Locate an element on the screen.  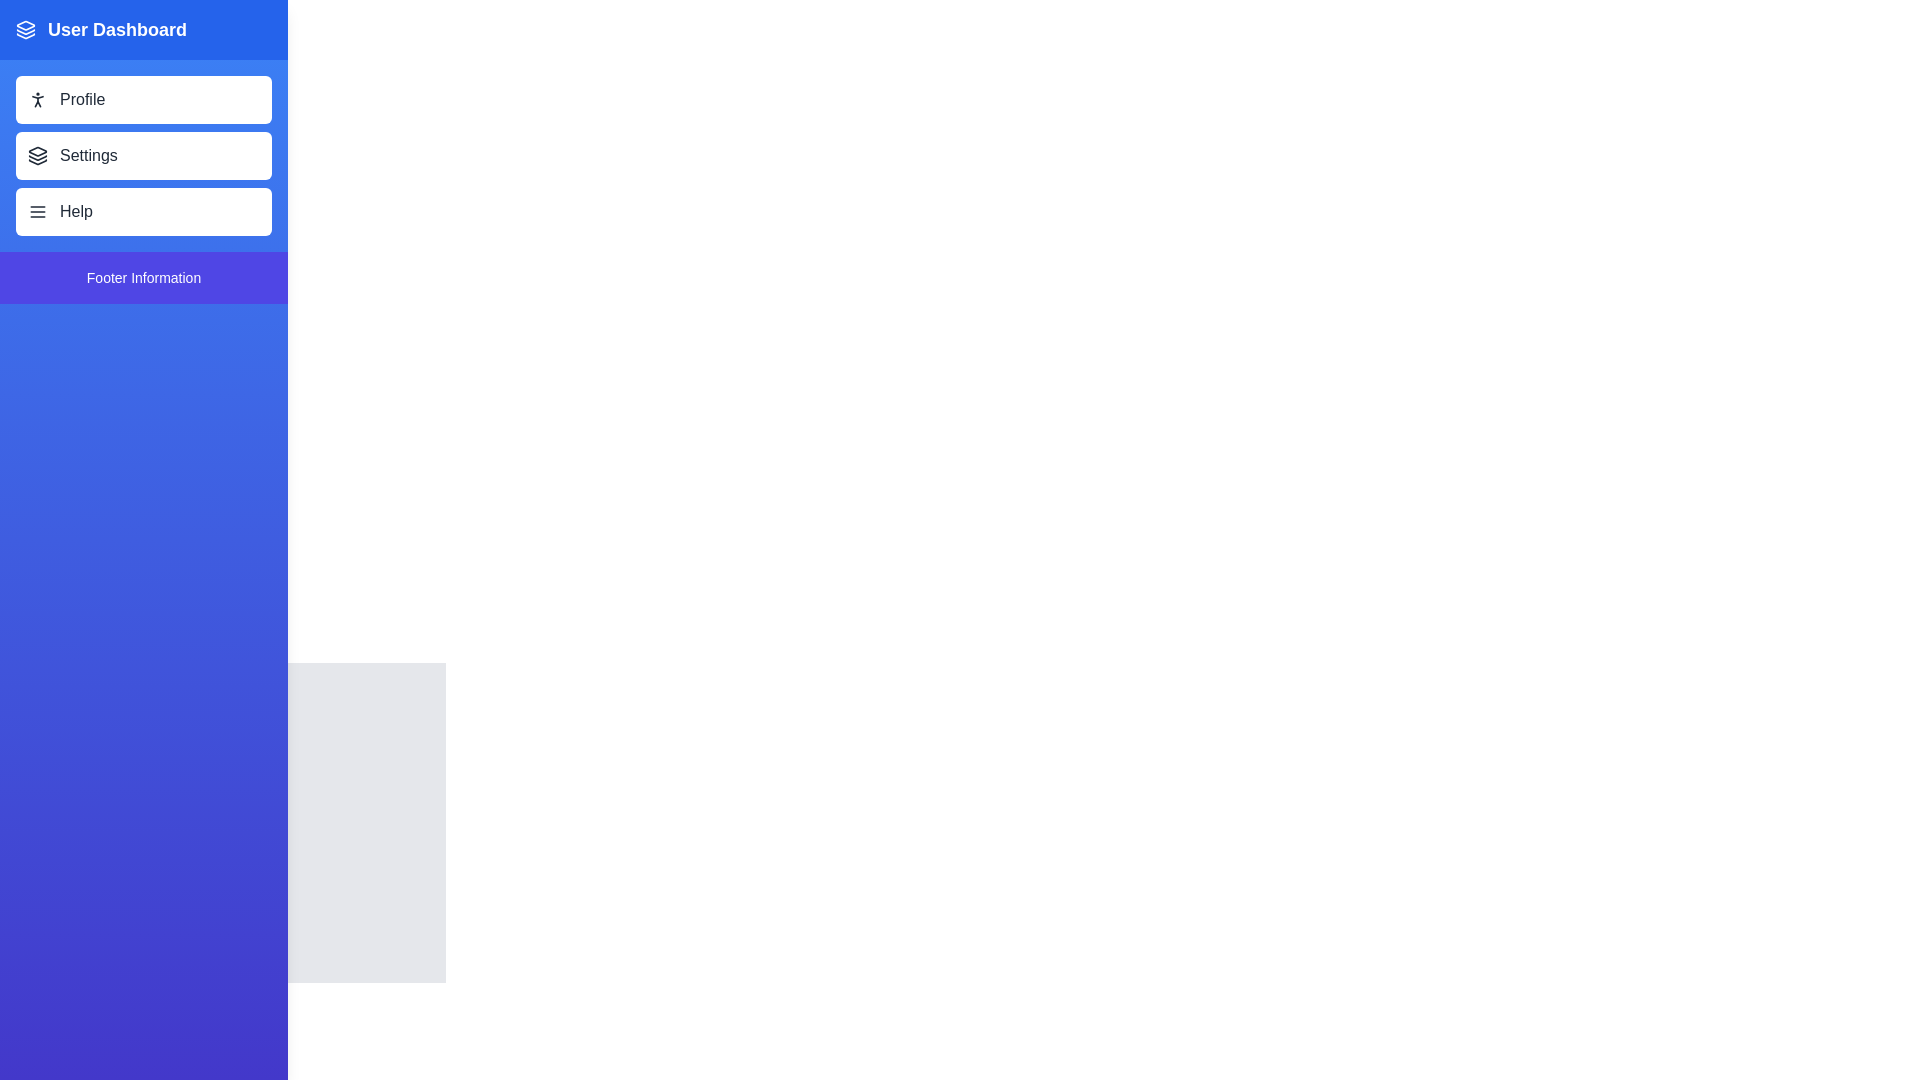
the decorative vector graphic element that represents the bottom layer of the stack in the 'layers' icon, located to the left of the 'Settings' menu item in the vertical navigation bar is located at coordinates (38, 161).